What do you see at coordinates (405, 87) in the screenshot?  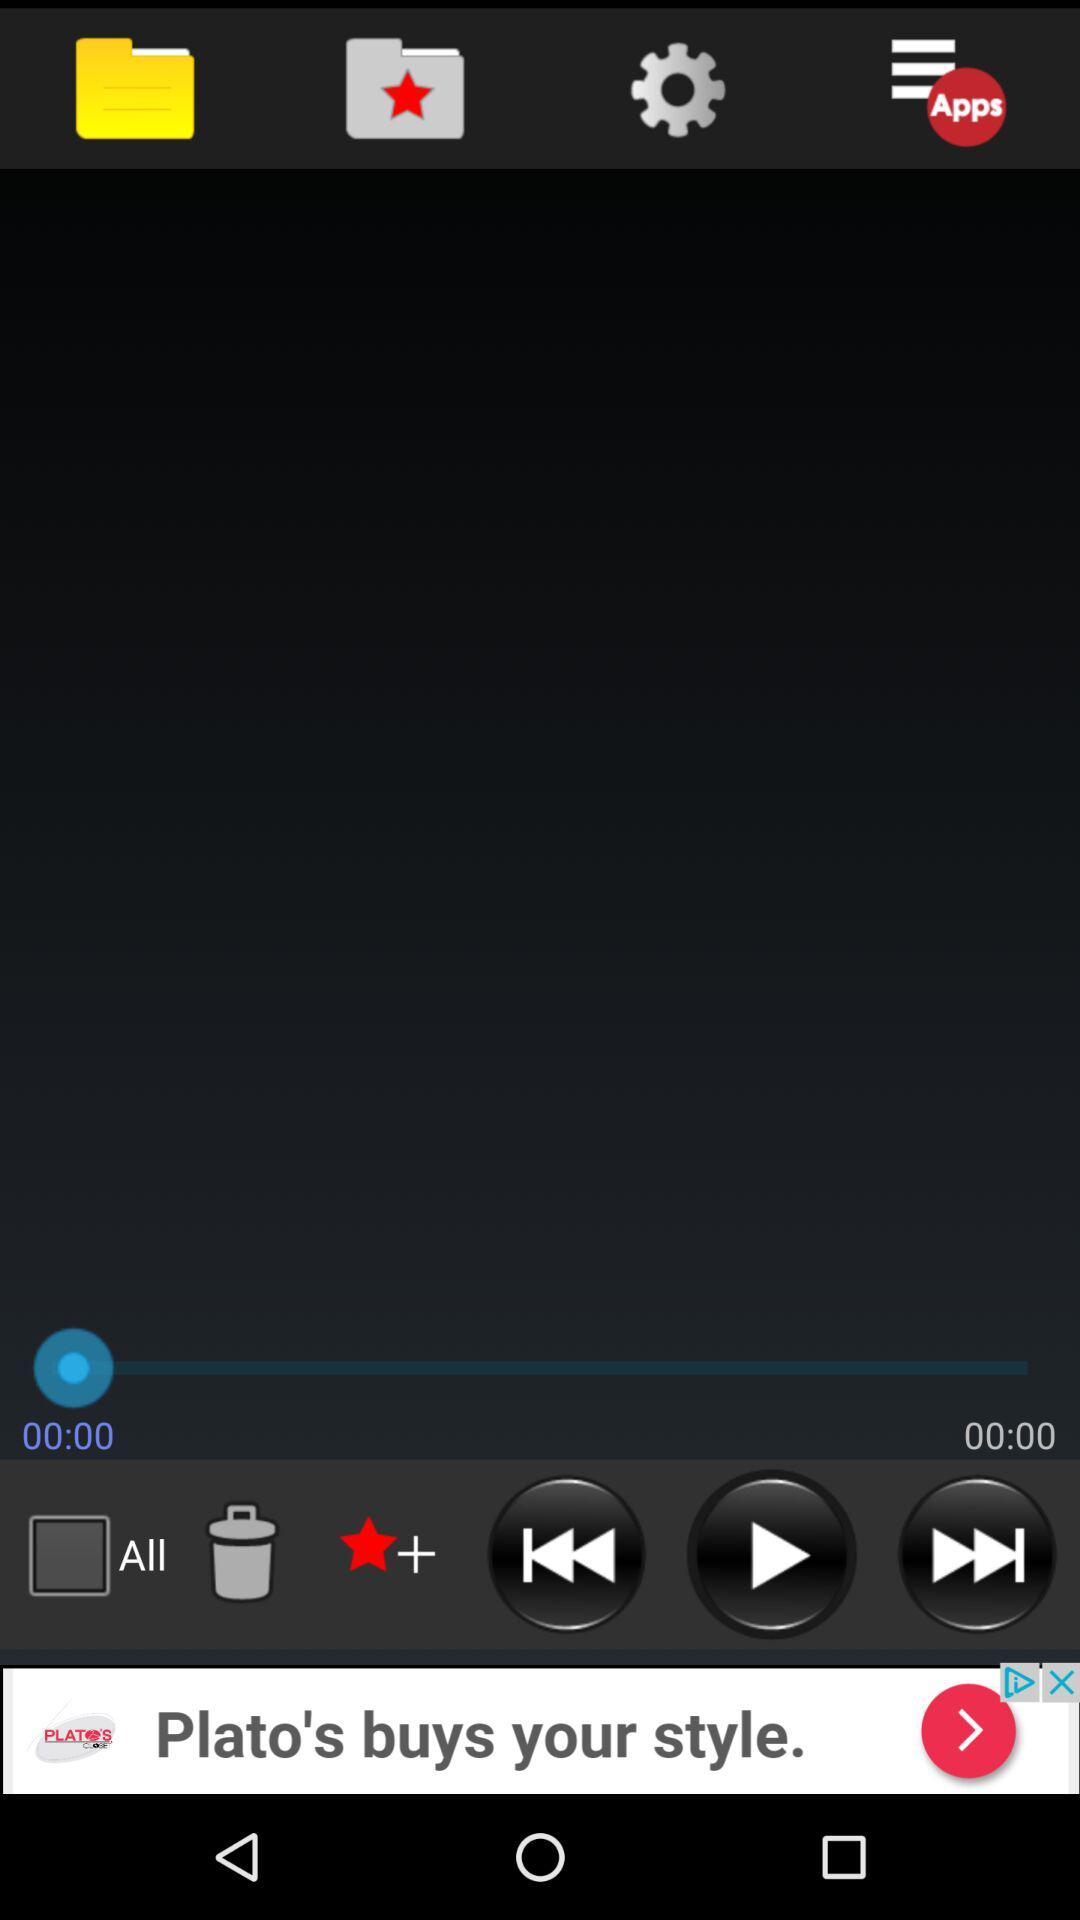 I see `opens 'favorite files` at bounding box center [405, 87].